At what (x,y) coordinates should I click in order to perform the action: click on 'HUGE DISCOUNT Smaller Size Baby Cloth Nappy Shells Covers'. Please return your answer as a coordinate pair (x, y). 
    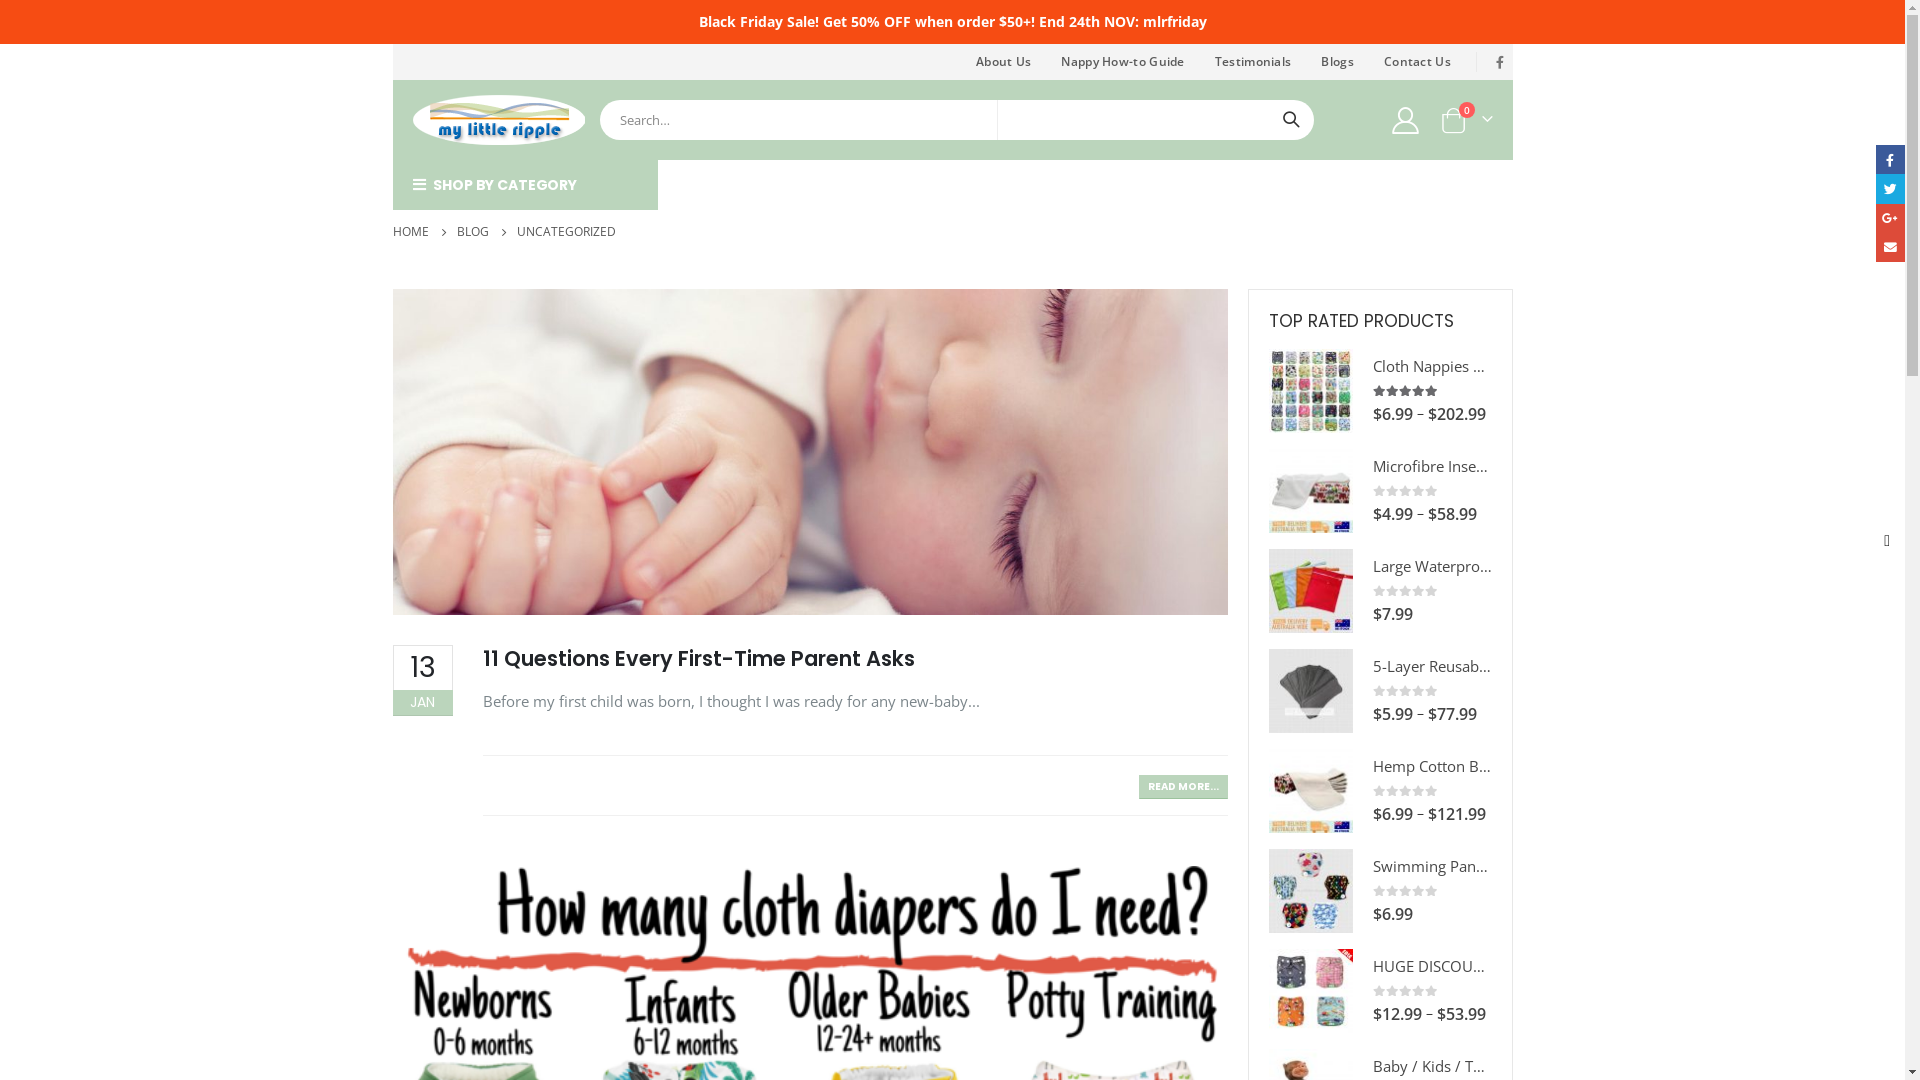
    Looking at the image, I should click on (1310, 991).